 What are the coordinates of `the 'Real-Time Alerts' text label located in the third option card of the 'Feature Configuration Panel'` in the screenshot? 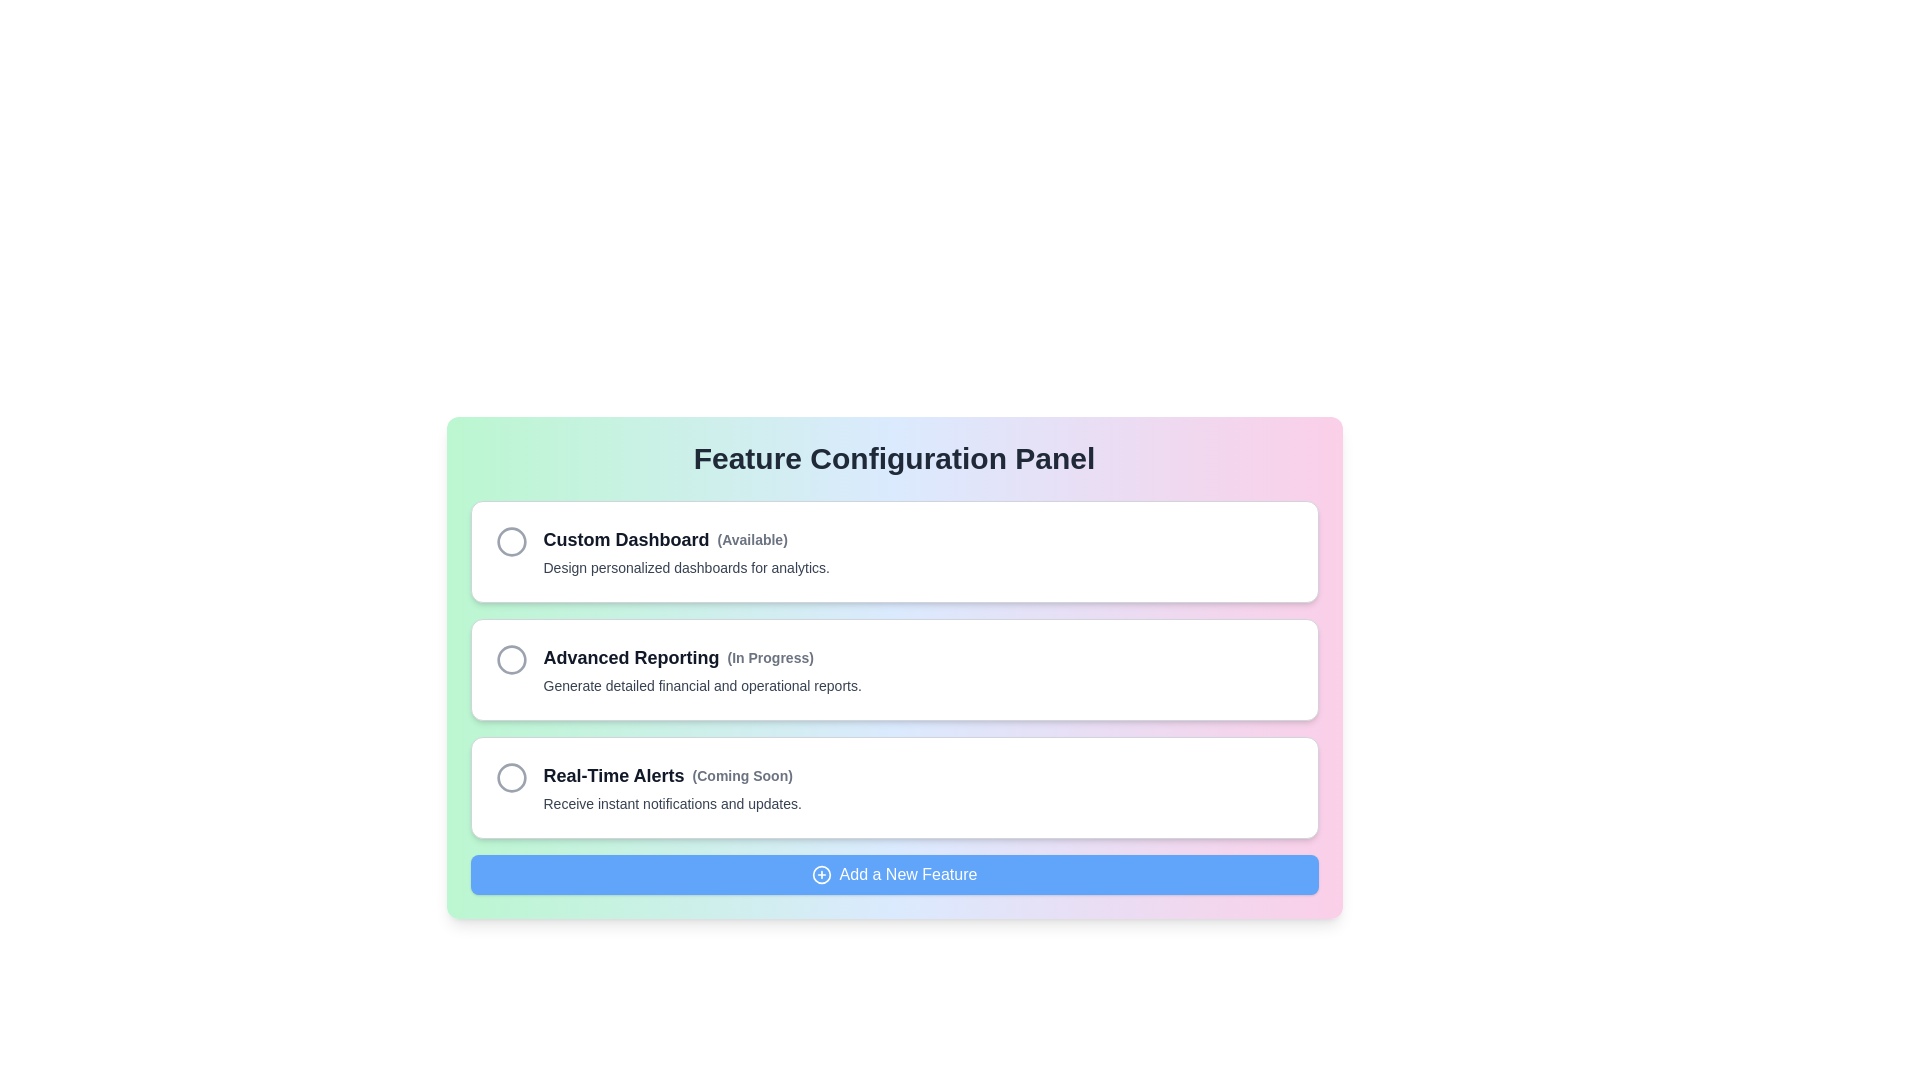 It's located at (613, 774).